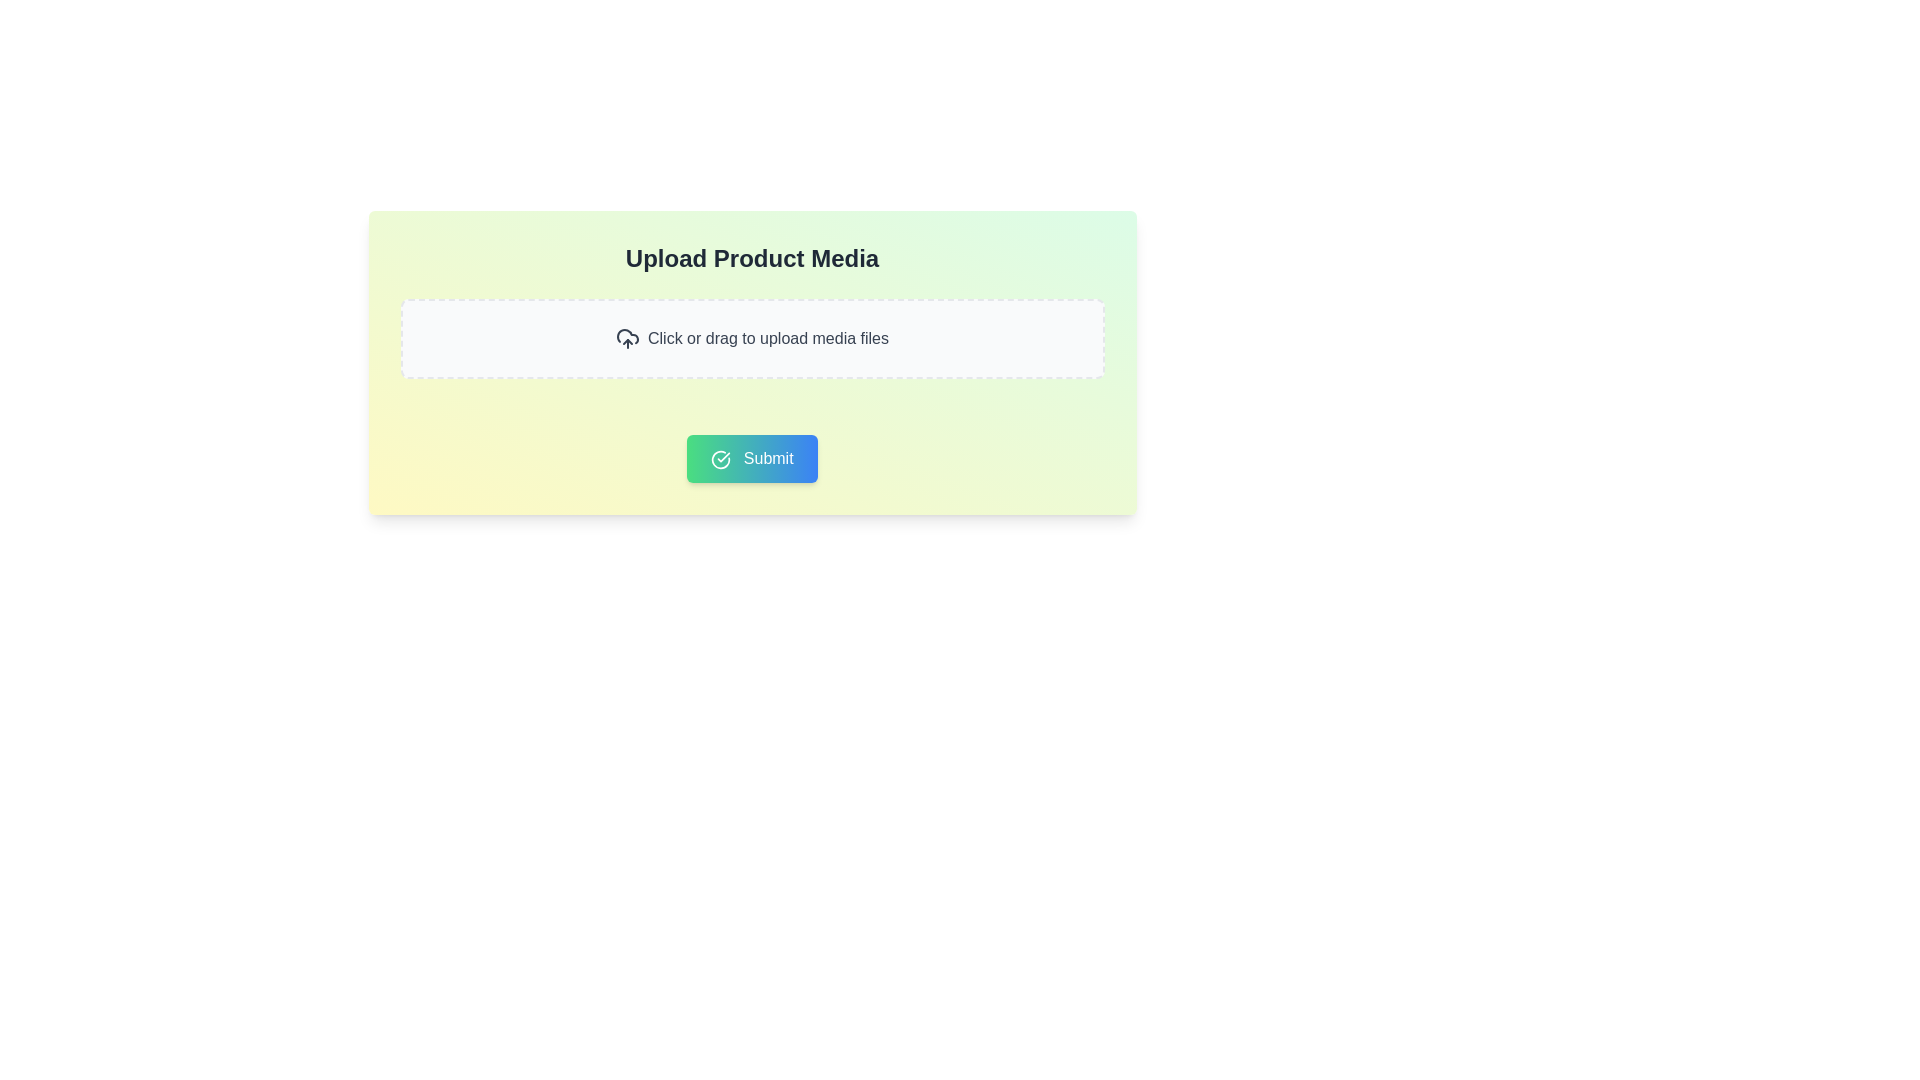  I want to click on the file upload area, so click(751, 338).